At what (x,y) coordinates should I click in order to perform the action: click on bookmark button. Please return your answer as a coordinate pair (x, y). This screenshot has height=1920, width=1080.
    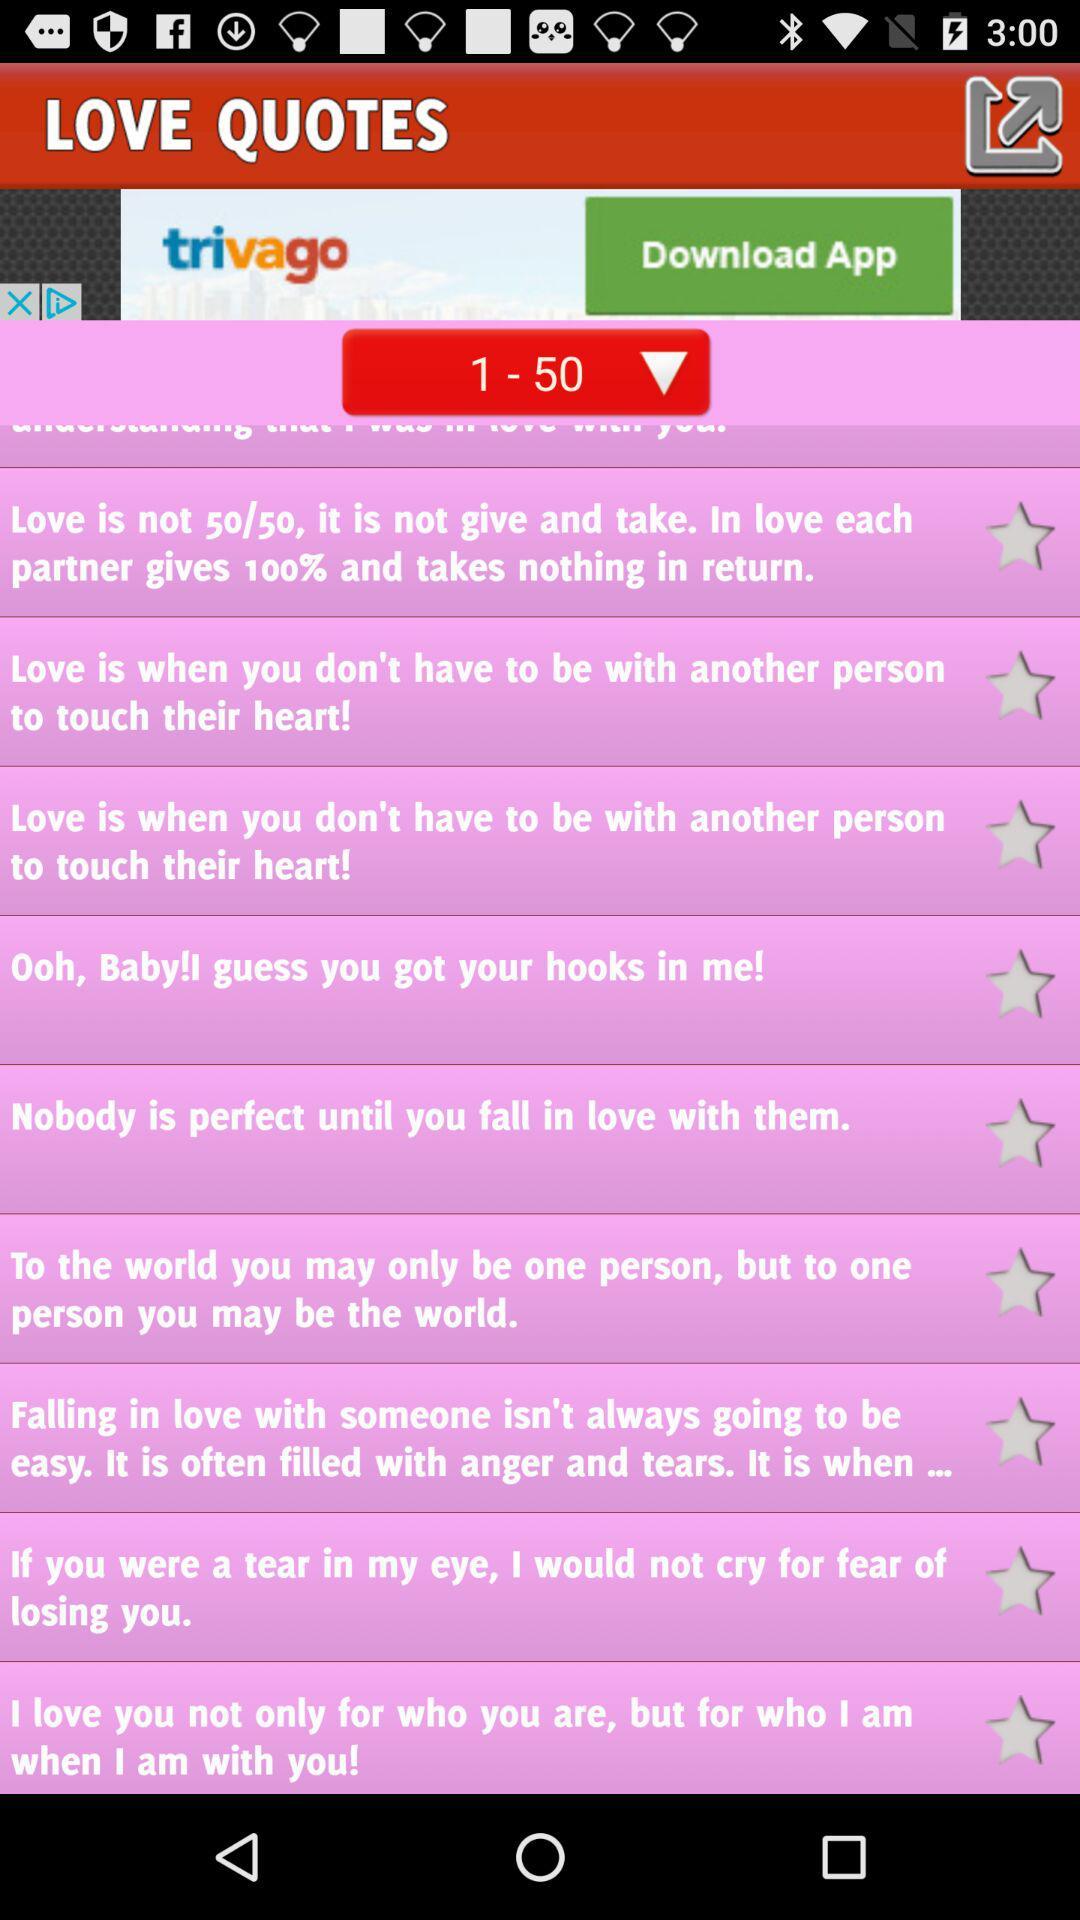
    Looking at the image, I should click on (1032, 536).